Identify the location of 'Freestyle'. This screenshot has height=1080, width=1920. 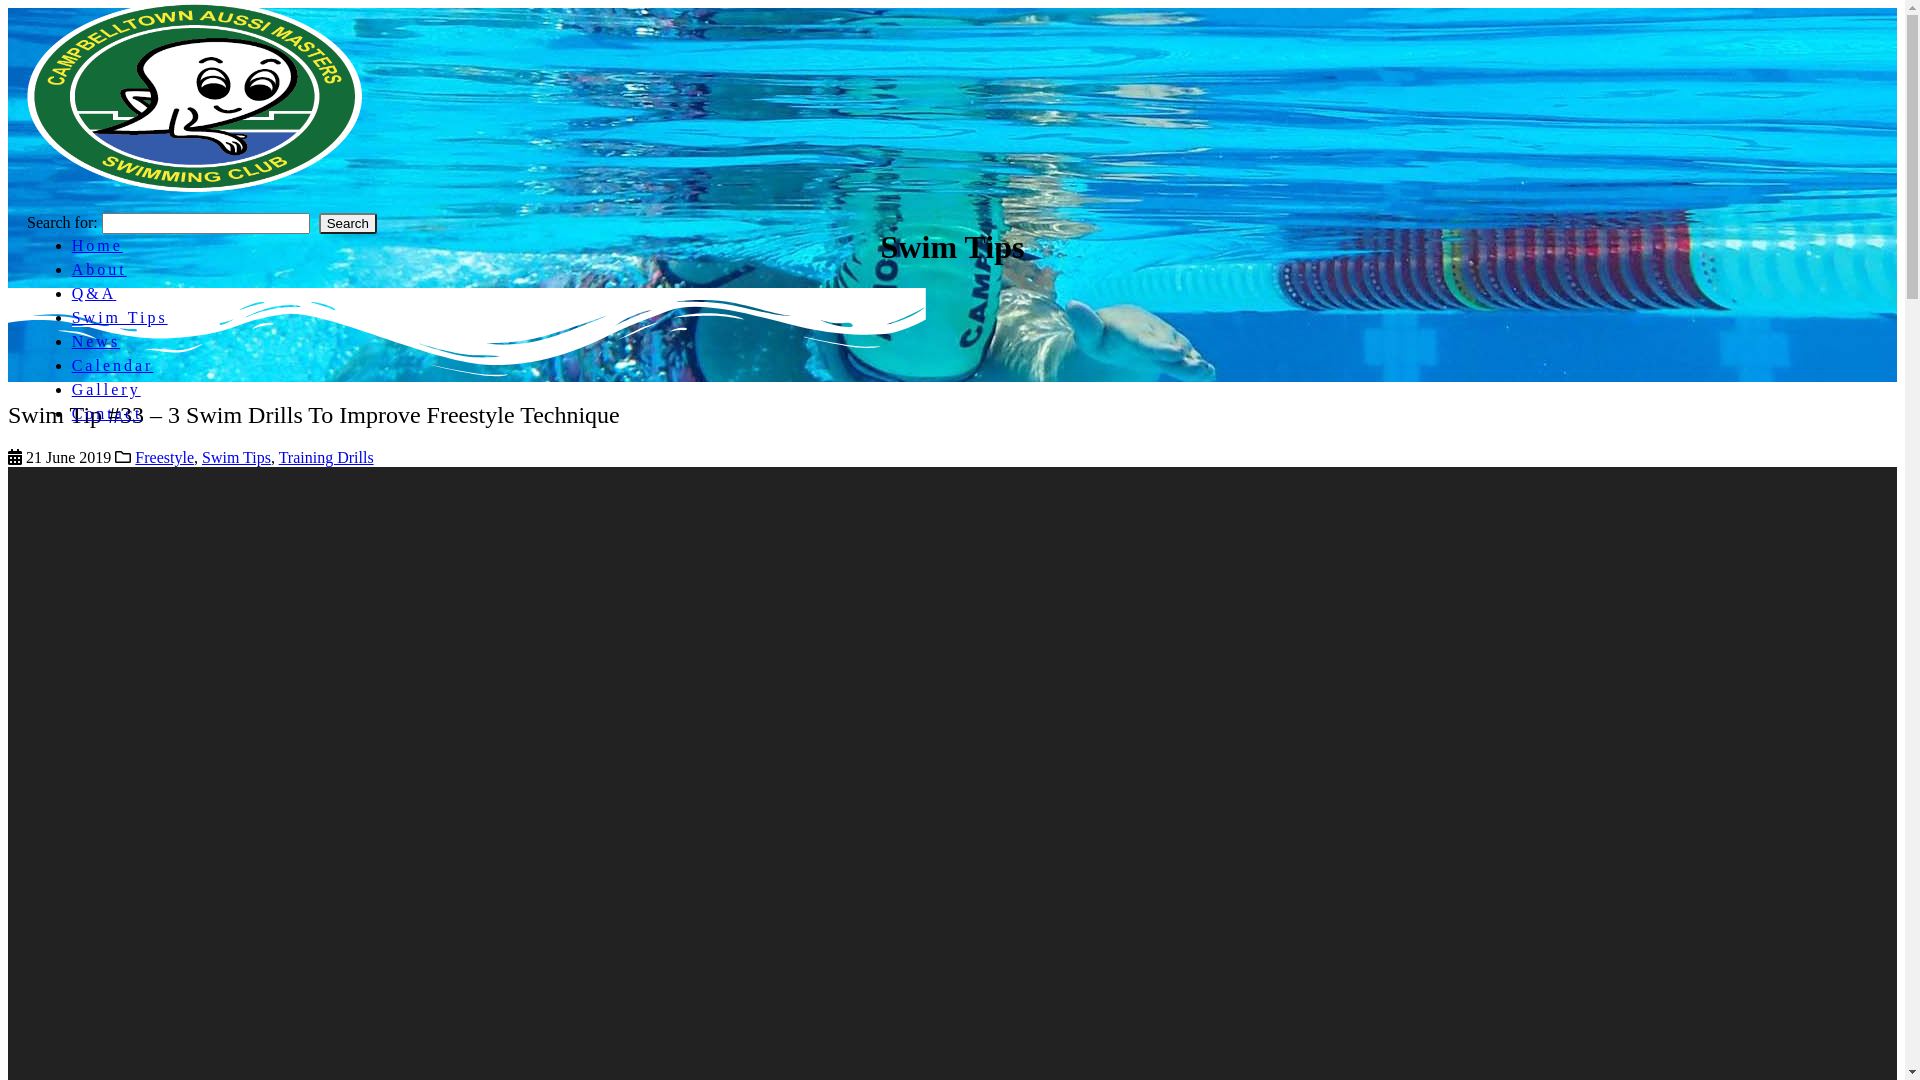
(164, 457).